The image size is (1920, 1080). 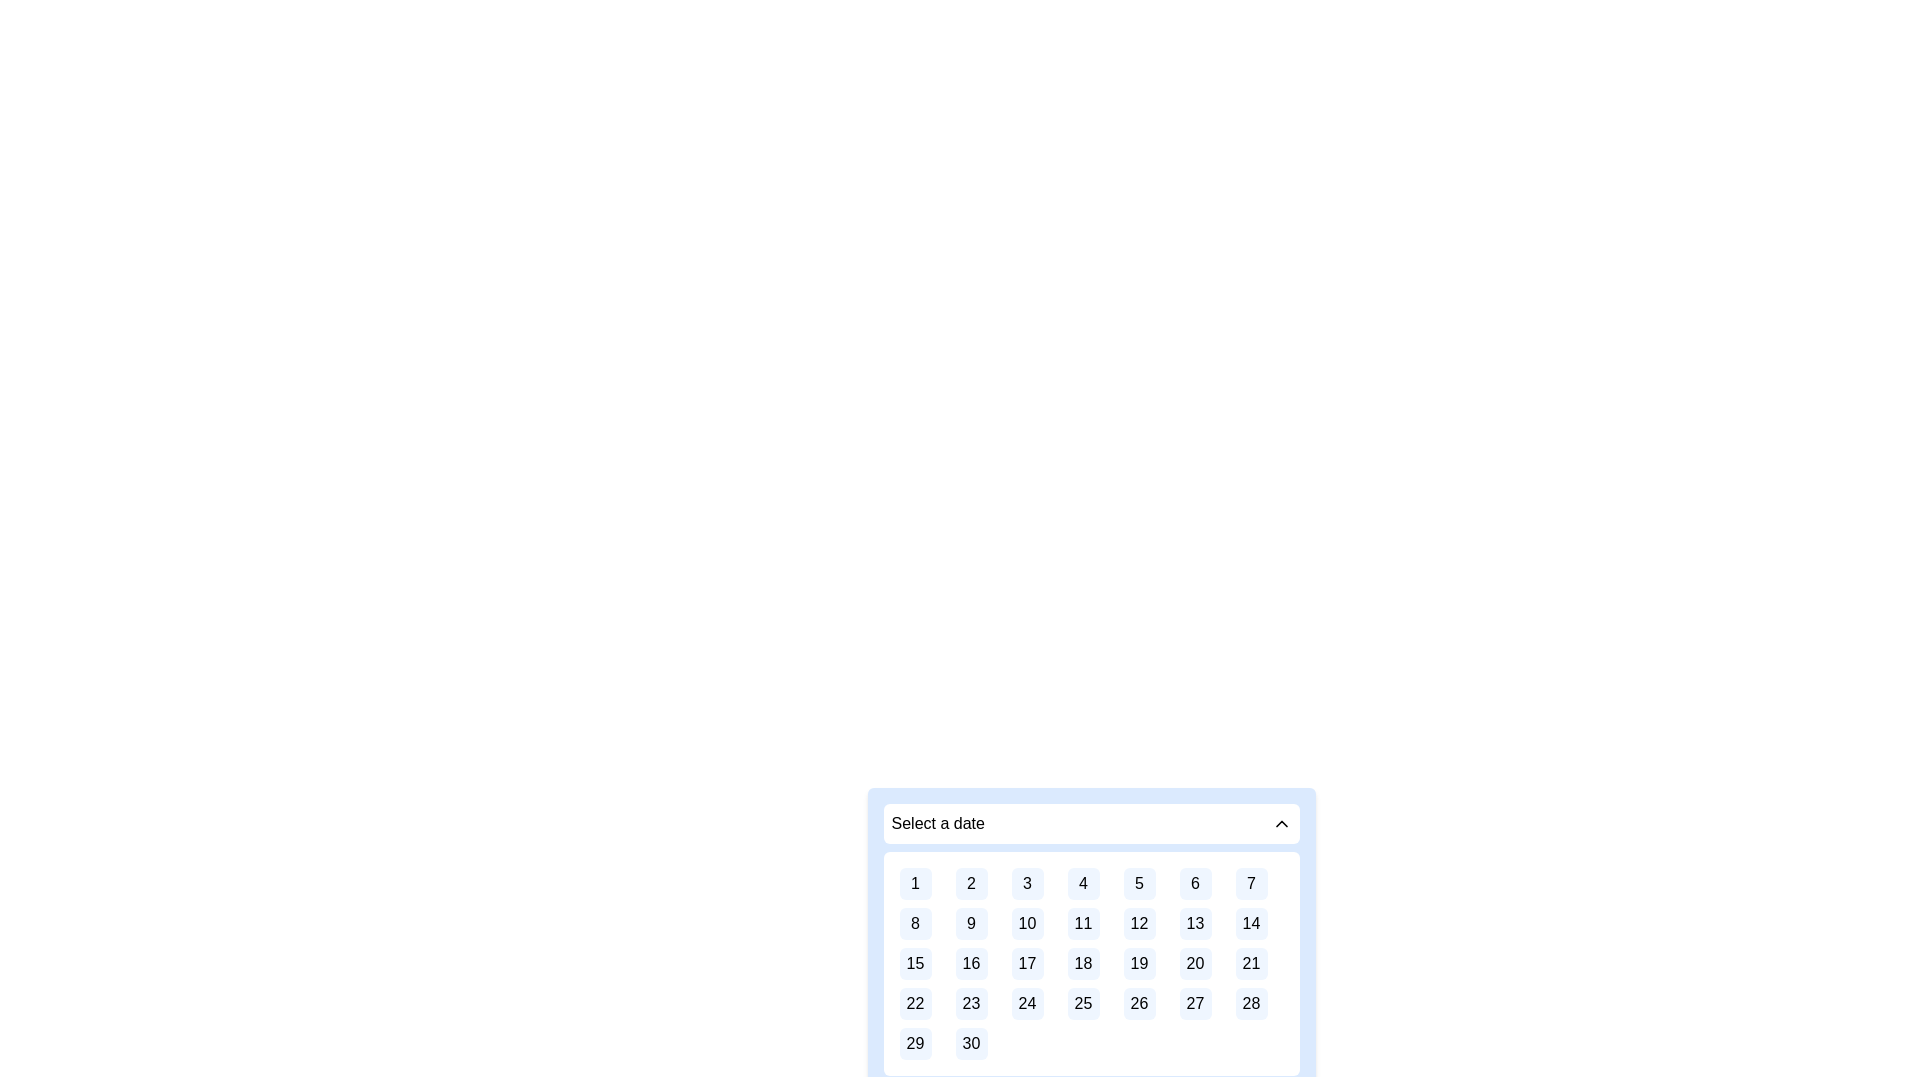 I want to click on the button-like date selector displaying the number '13' in the calendar, so click(x=1195, y=924).